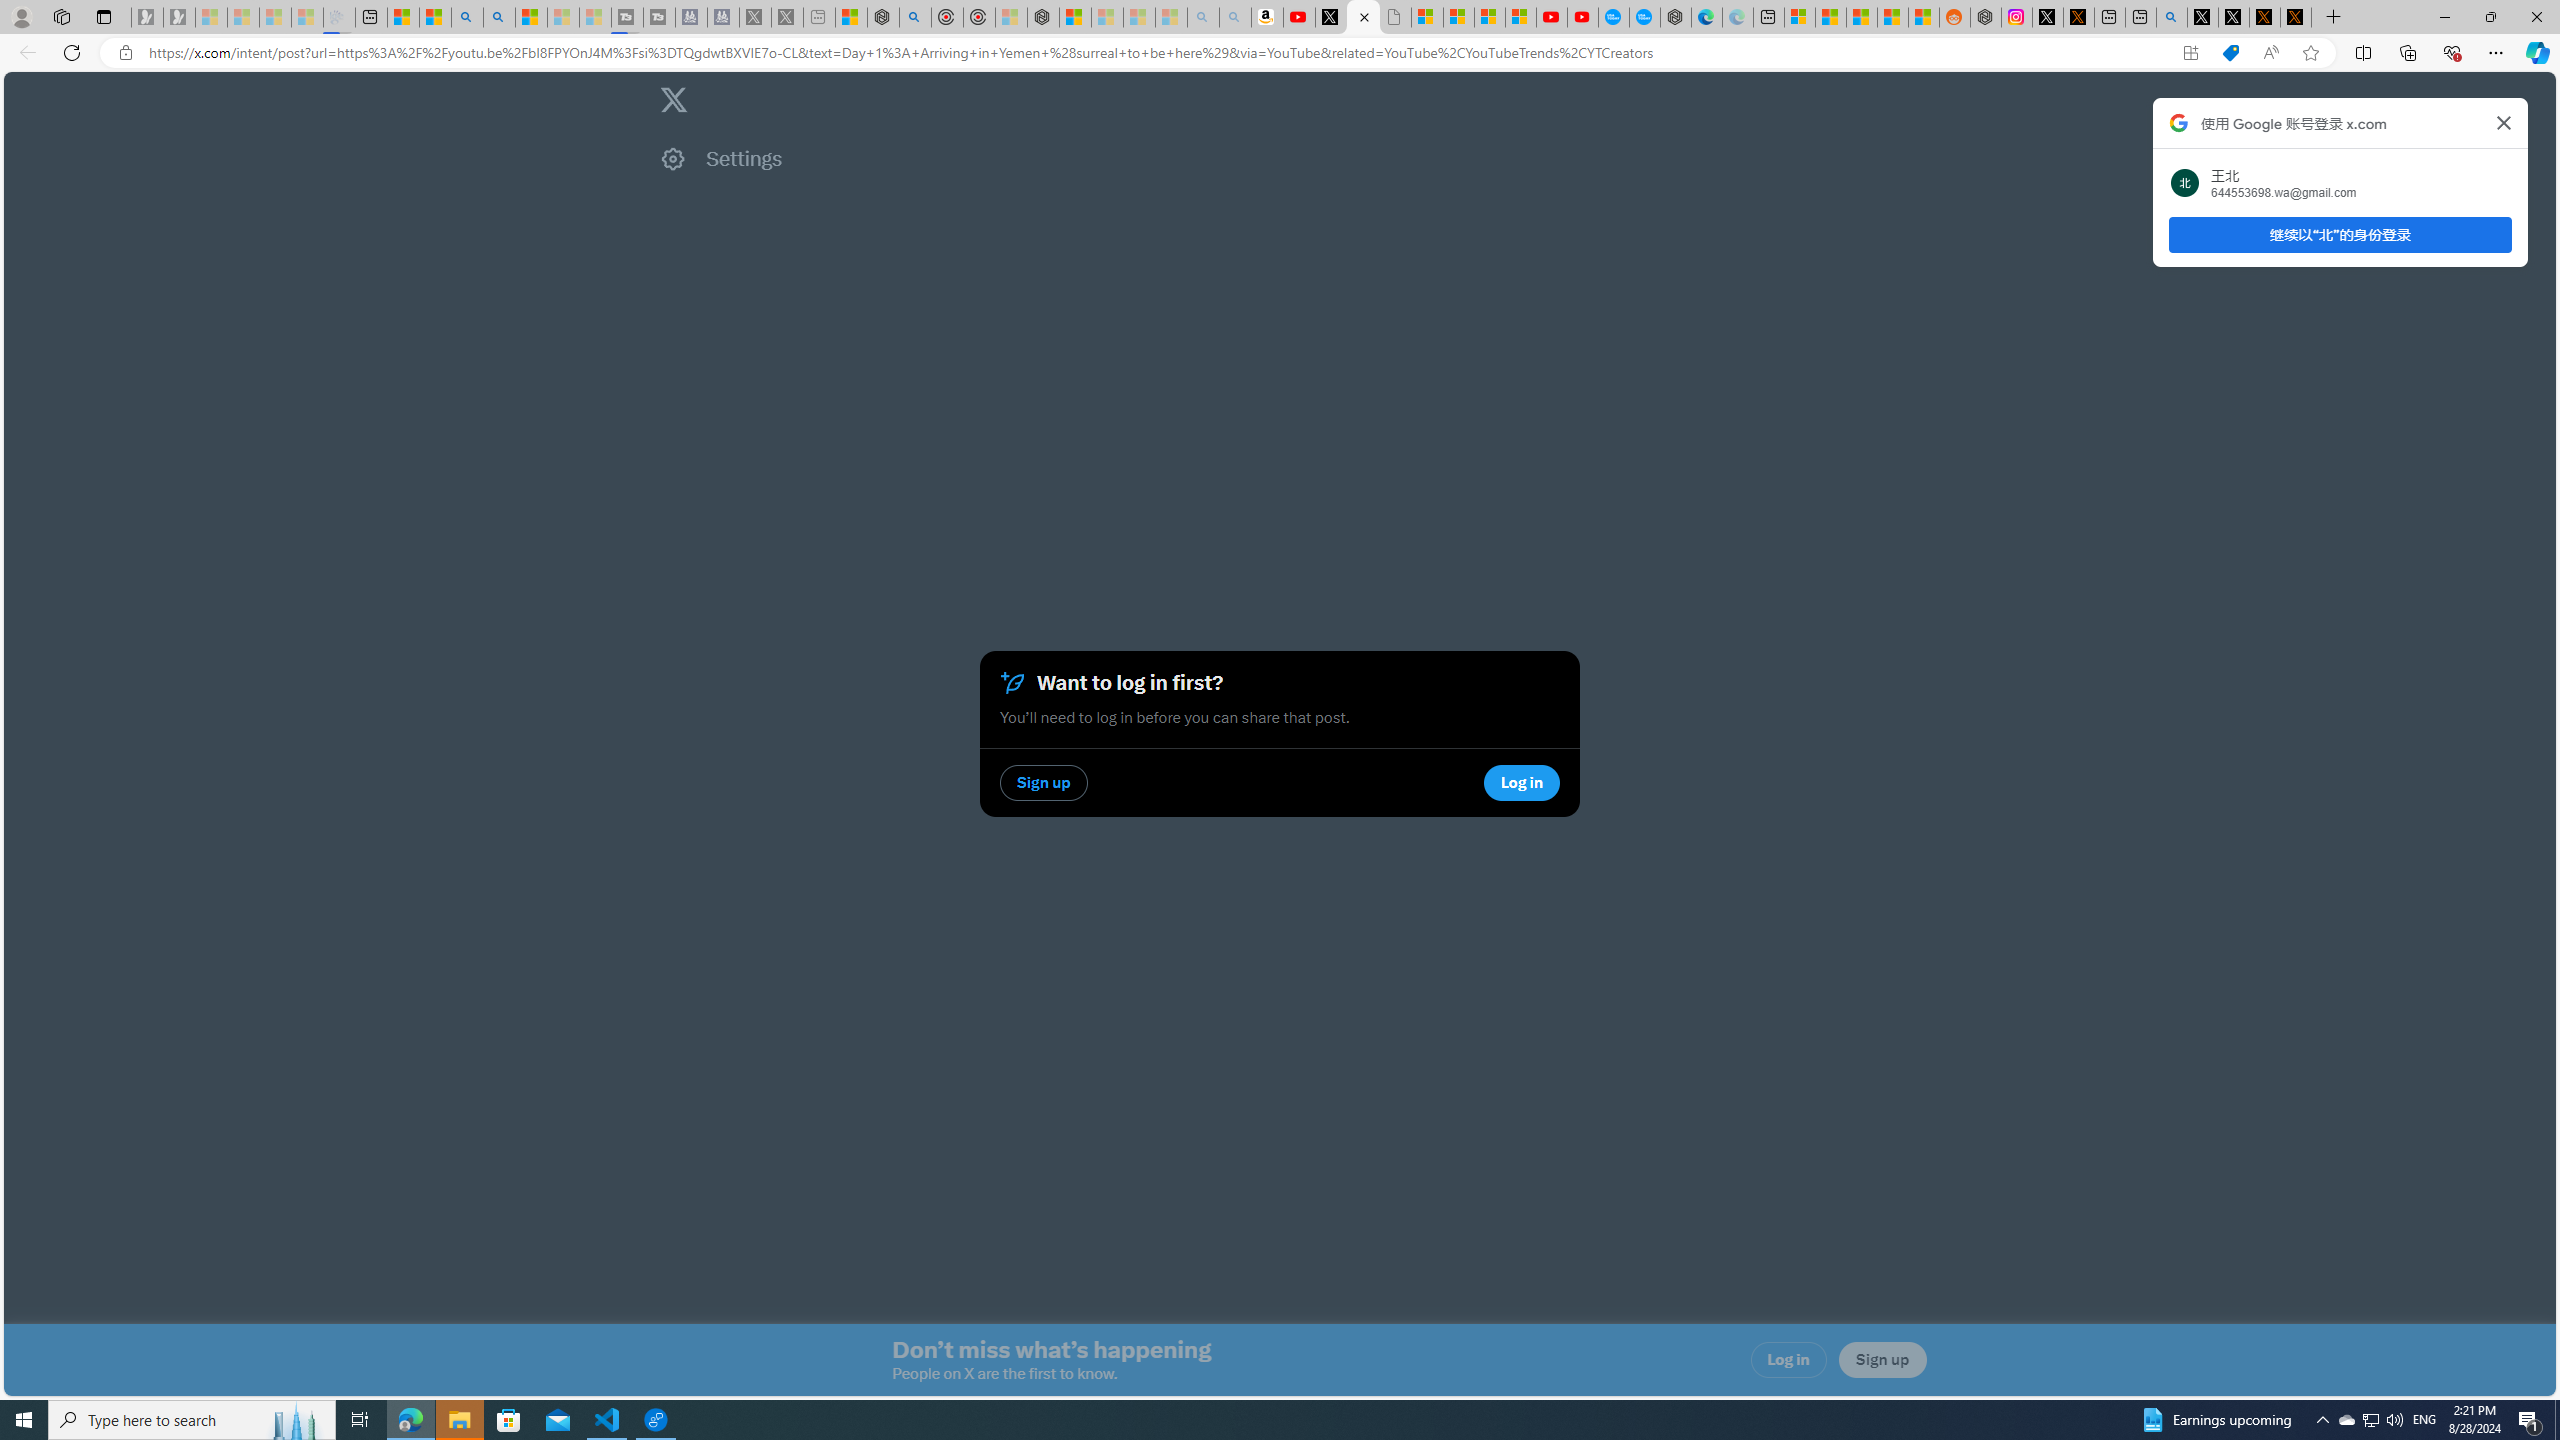  I want to click on 'Collections', so click(2406, 51).